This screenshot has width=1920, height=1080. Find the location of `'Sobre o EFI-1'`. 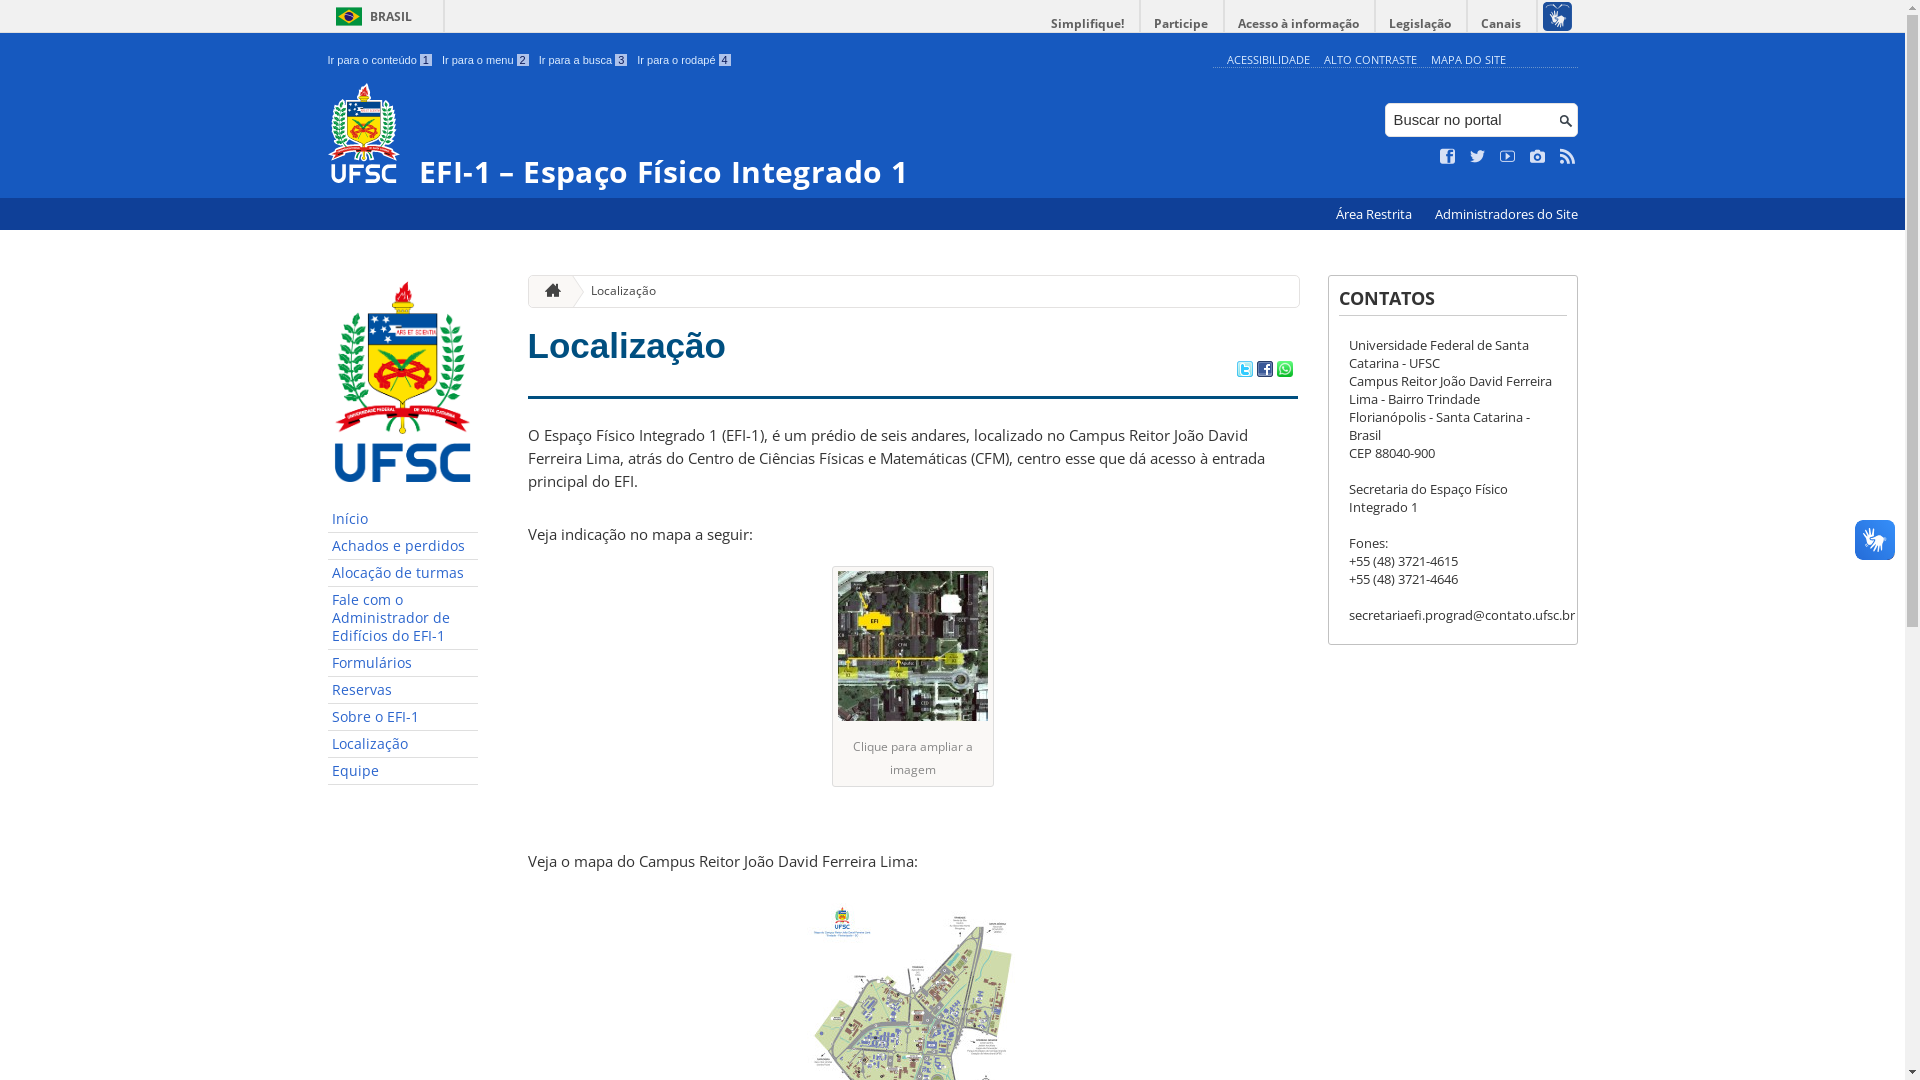

'Sobre o EFI-1' is located at coordinates (402, 716).